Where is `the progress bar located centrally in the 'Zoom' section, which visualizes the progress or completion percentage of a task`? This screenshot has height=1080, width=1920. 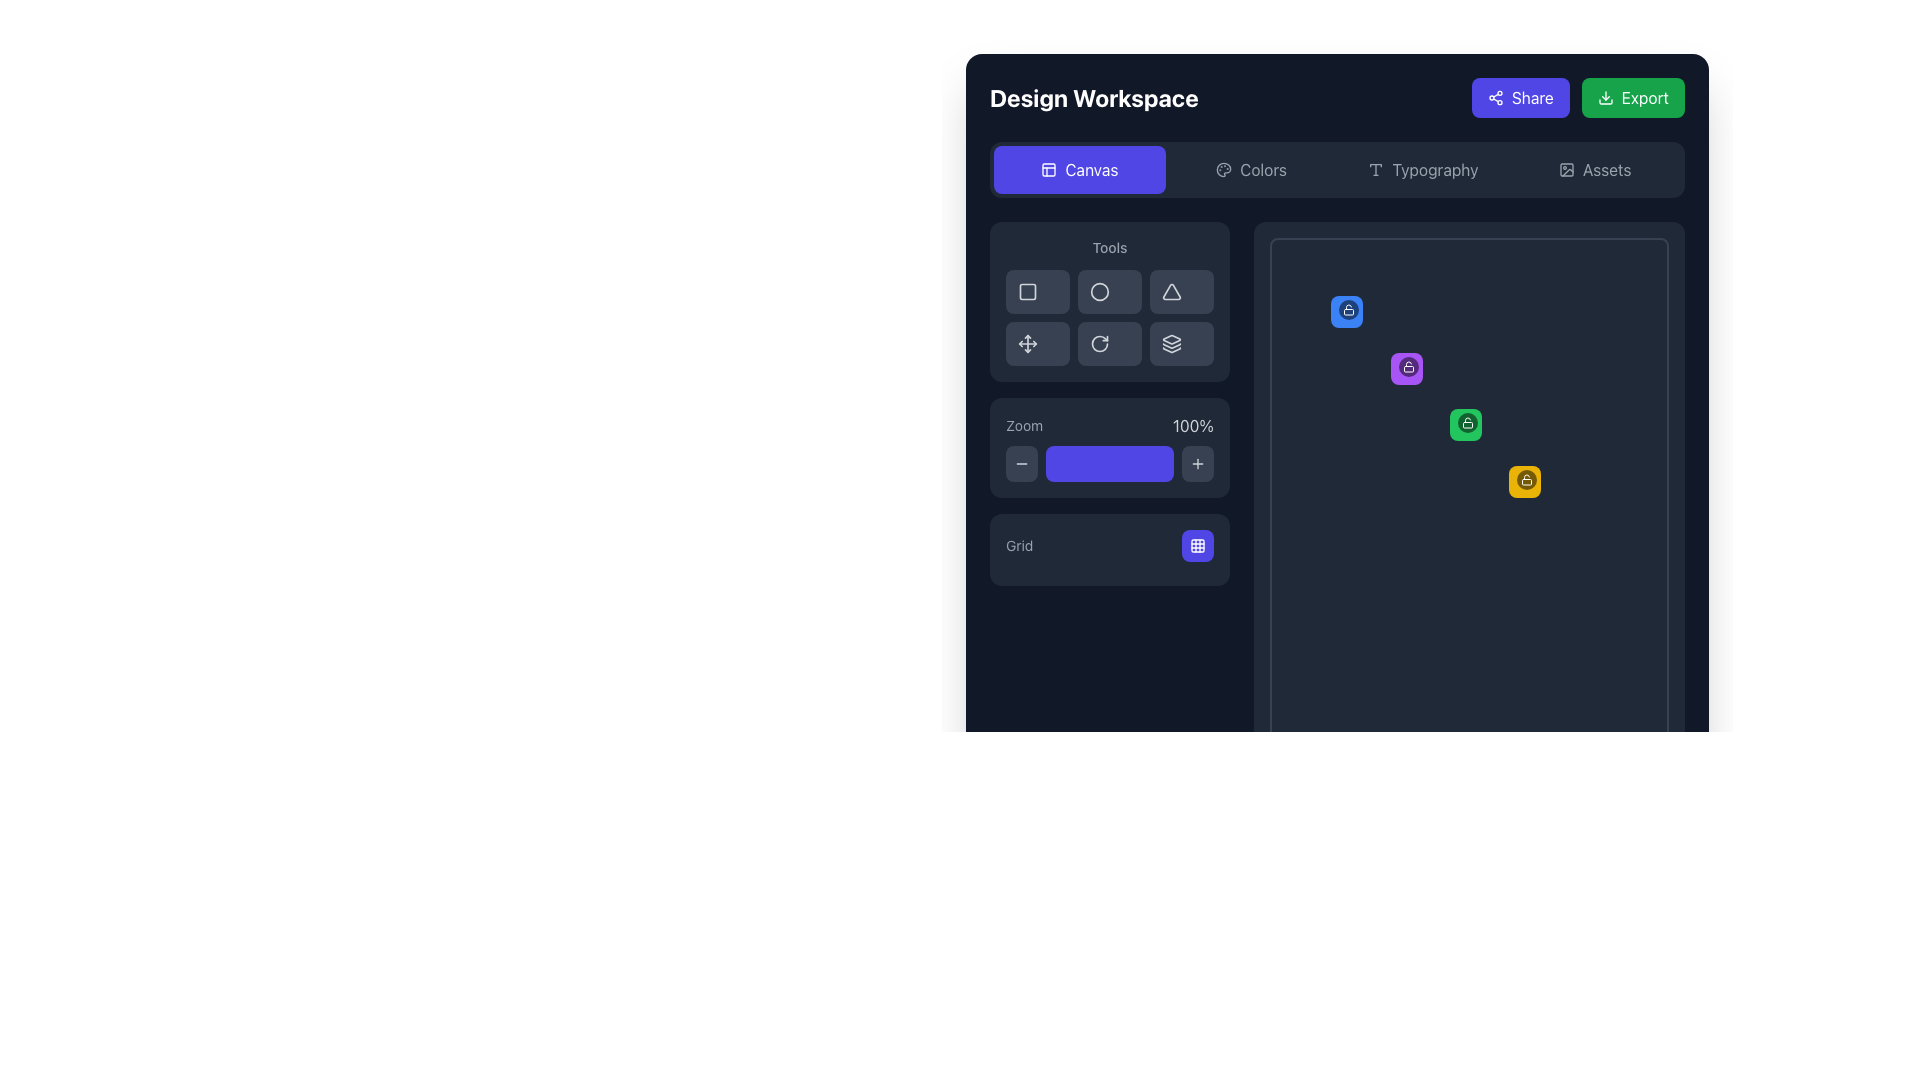
the progress bar located centrally in the 'Zoom' section, which visualizes the progress or completion percentage of a task is located at coordinates (1108, 463).